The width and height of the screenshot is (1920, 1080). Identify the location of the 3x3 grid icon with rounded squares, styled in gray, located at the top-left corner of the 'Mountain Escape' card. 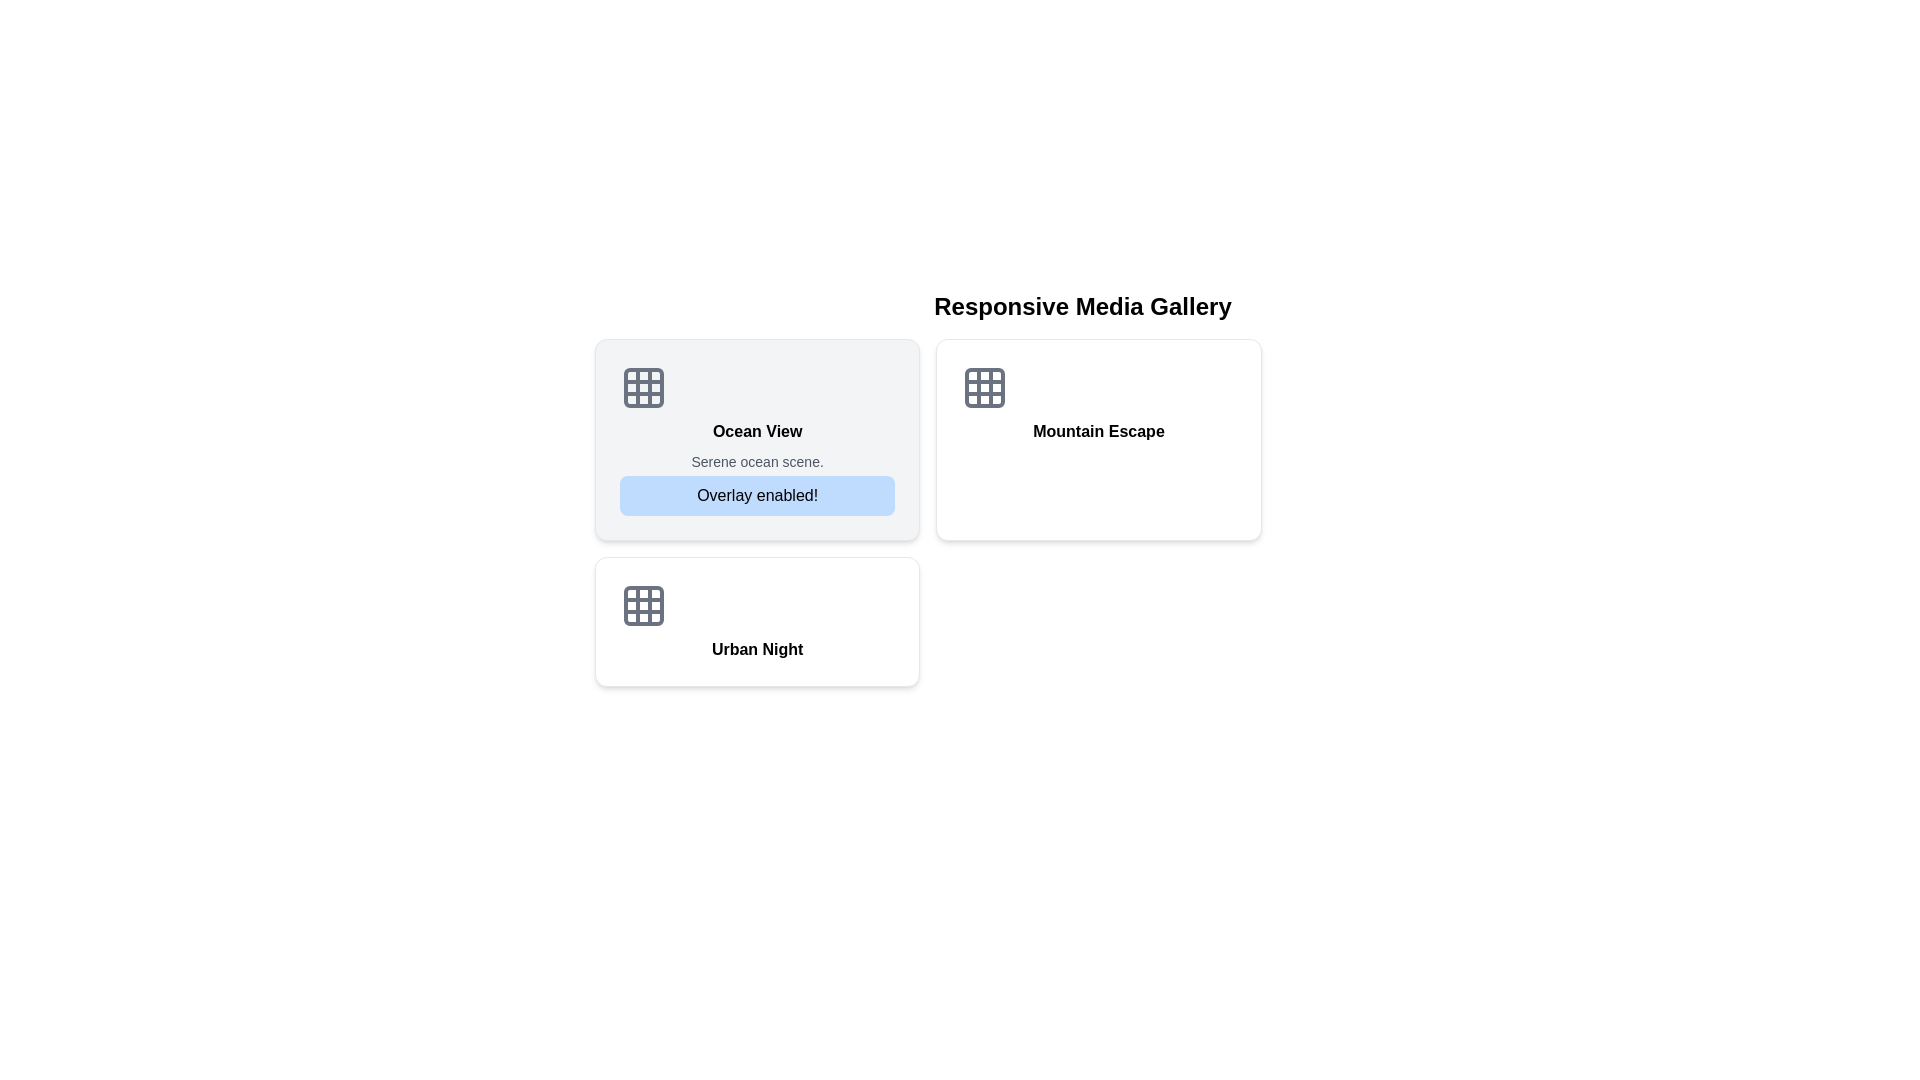
(985, 388).